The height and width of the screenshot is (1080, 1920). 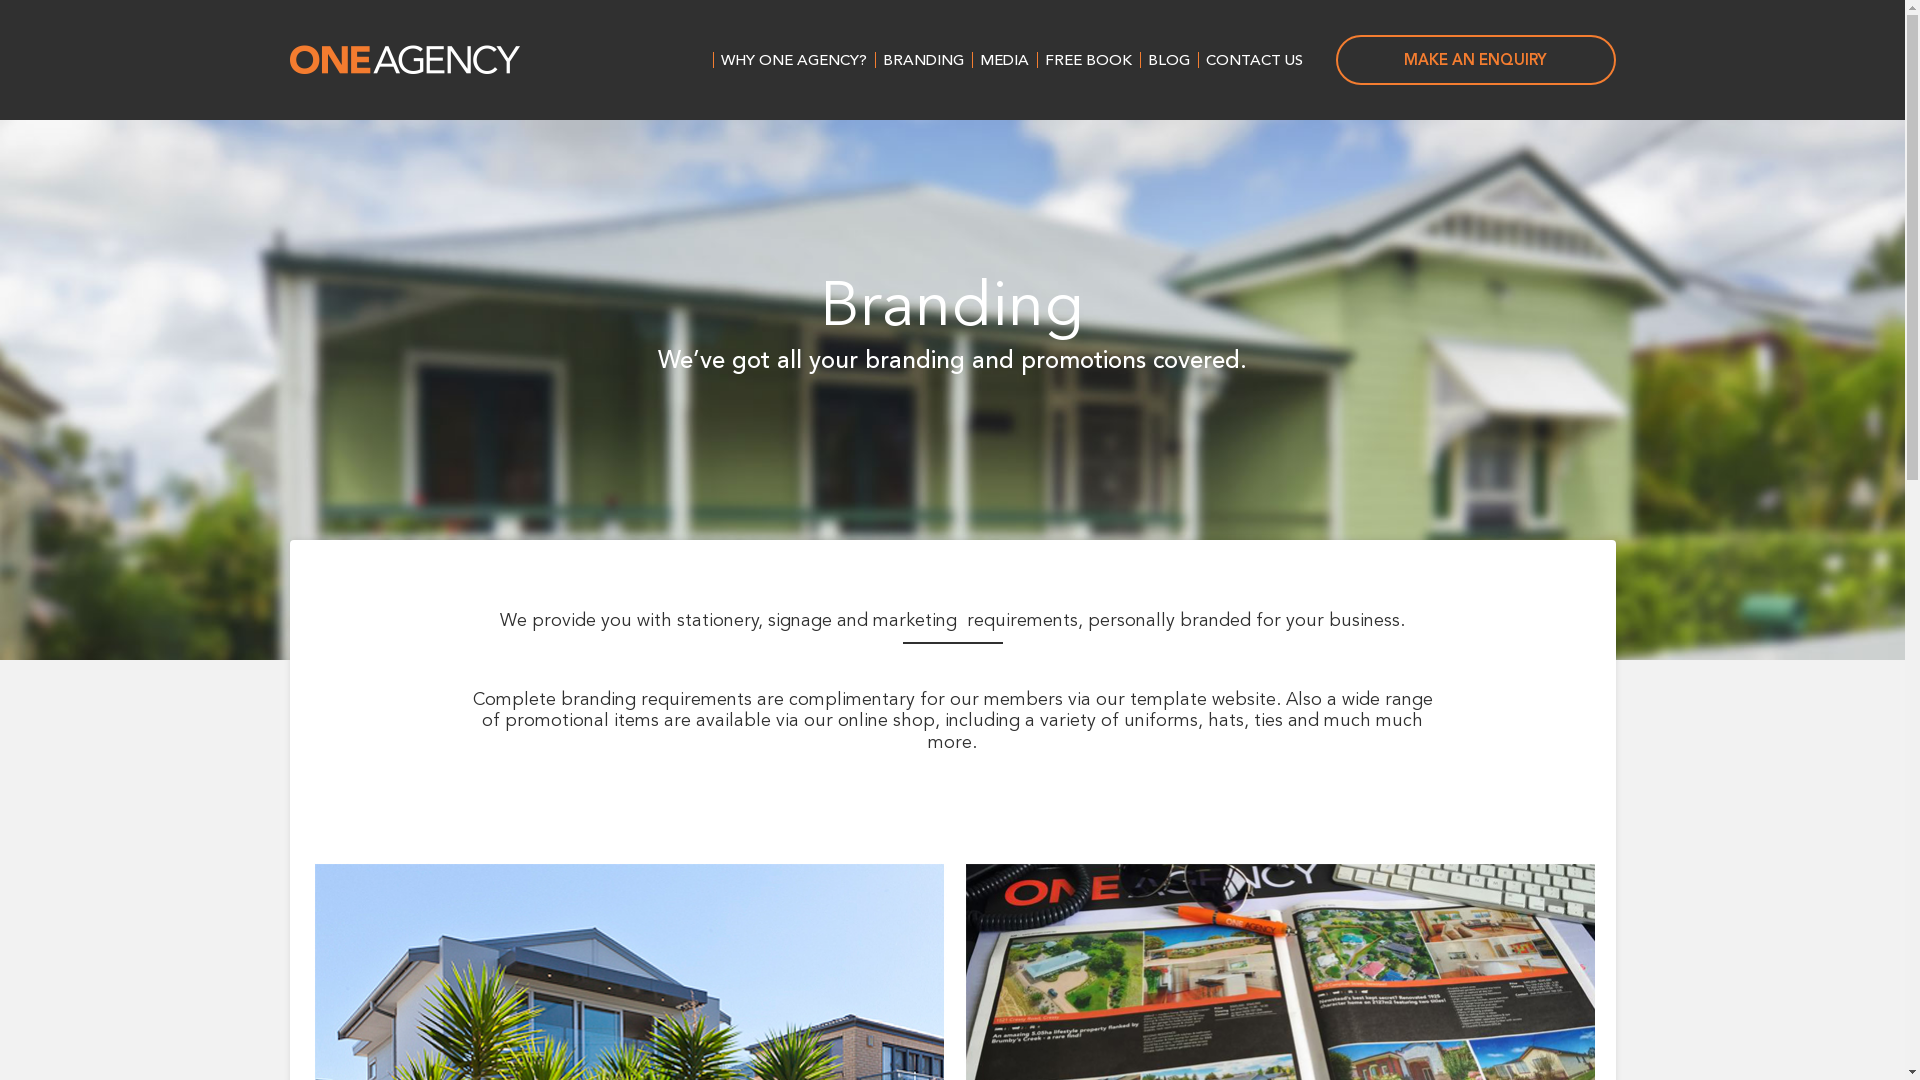 What do you see at coordinates (1169, 59) in the screenshot?
I see `'BLOG'` at bounding box center [1169, 59].